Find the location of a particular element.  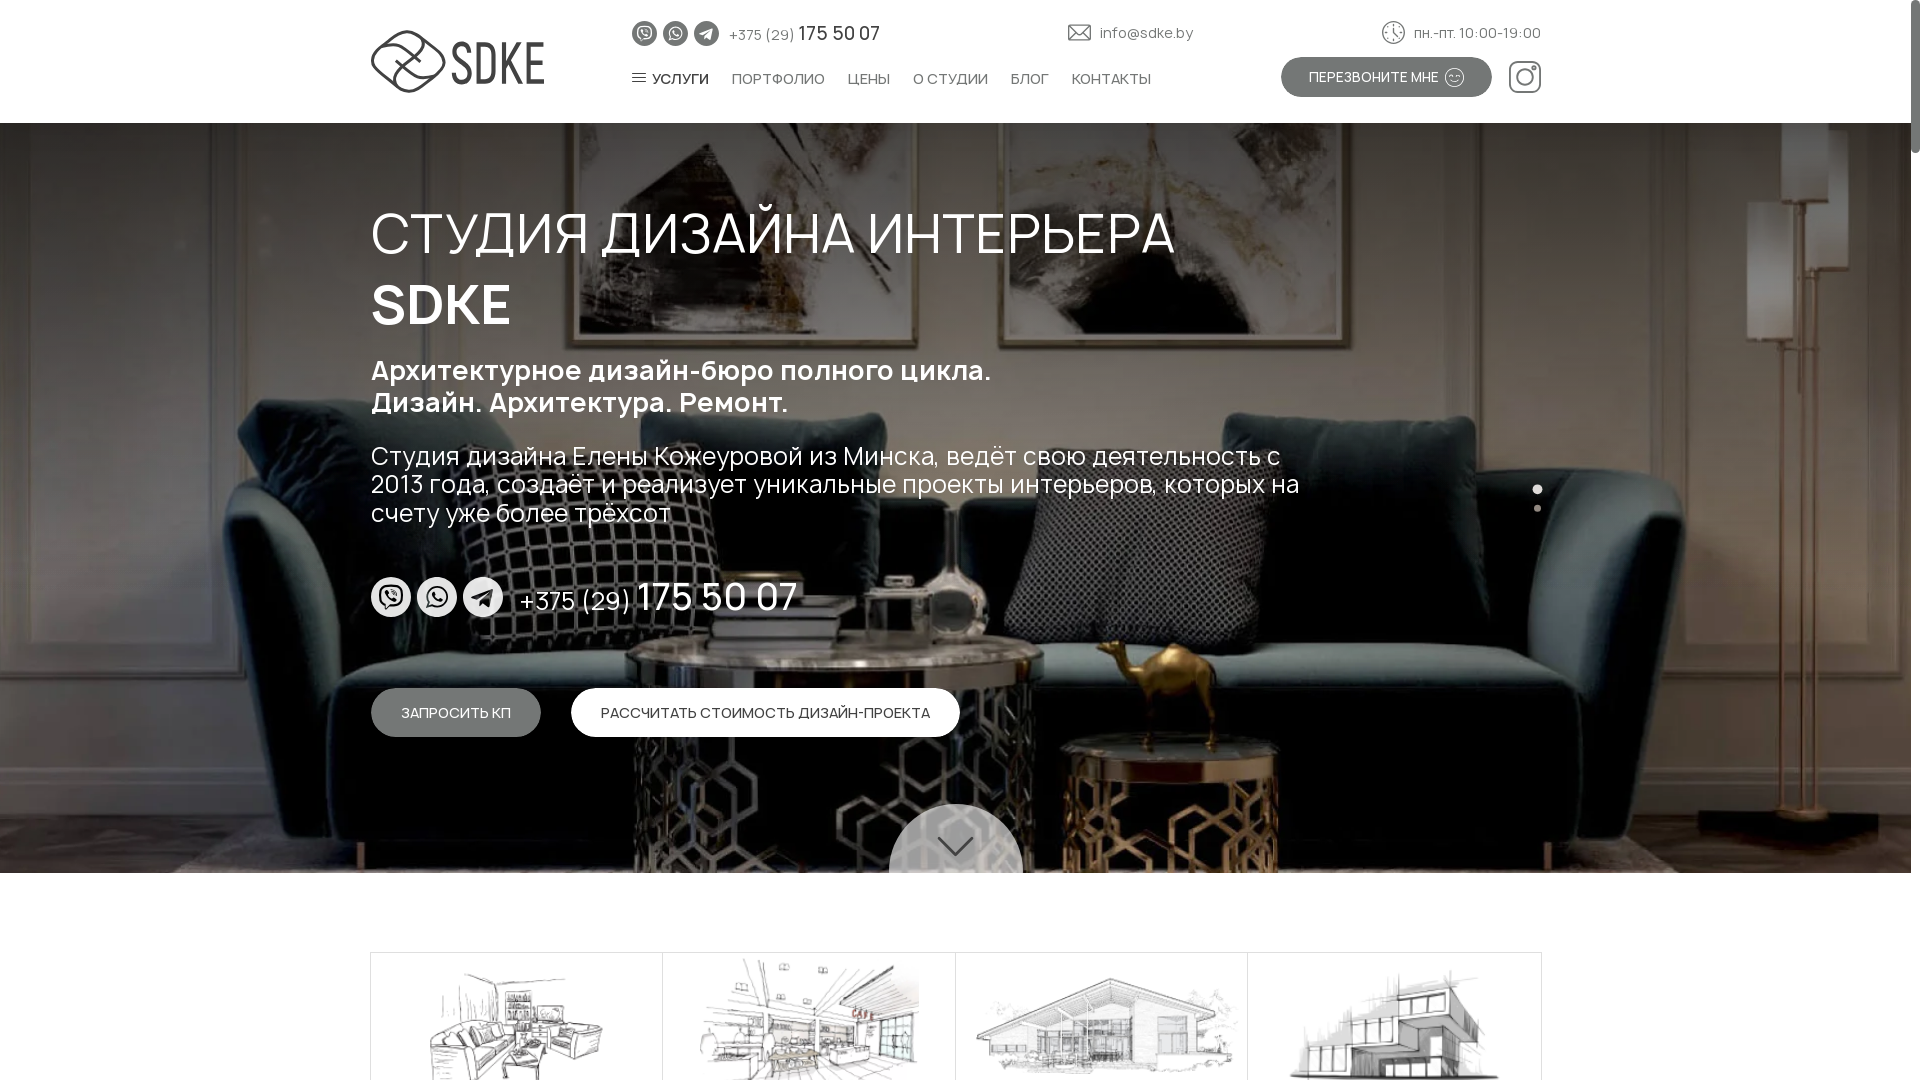

'info@sdke.by' is located at coordinates (1067, 33).